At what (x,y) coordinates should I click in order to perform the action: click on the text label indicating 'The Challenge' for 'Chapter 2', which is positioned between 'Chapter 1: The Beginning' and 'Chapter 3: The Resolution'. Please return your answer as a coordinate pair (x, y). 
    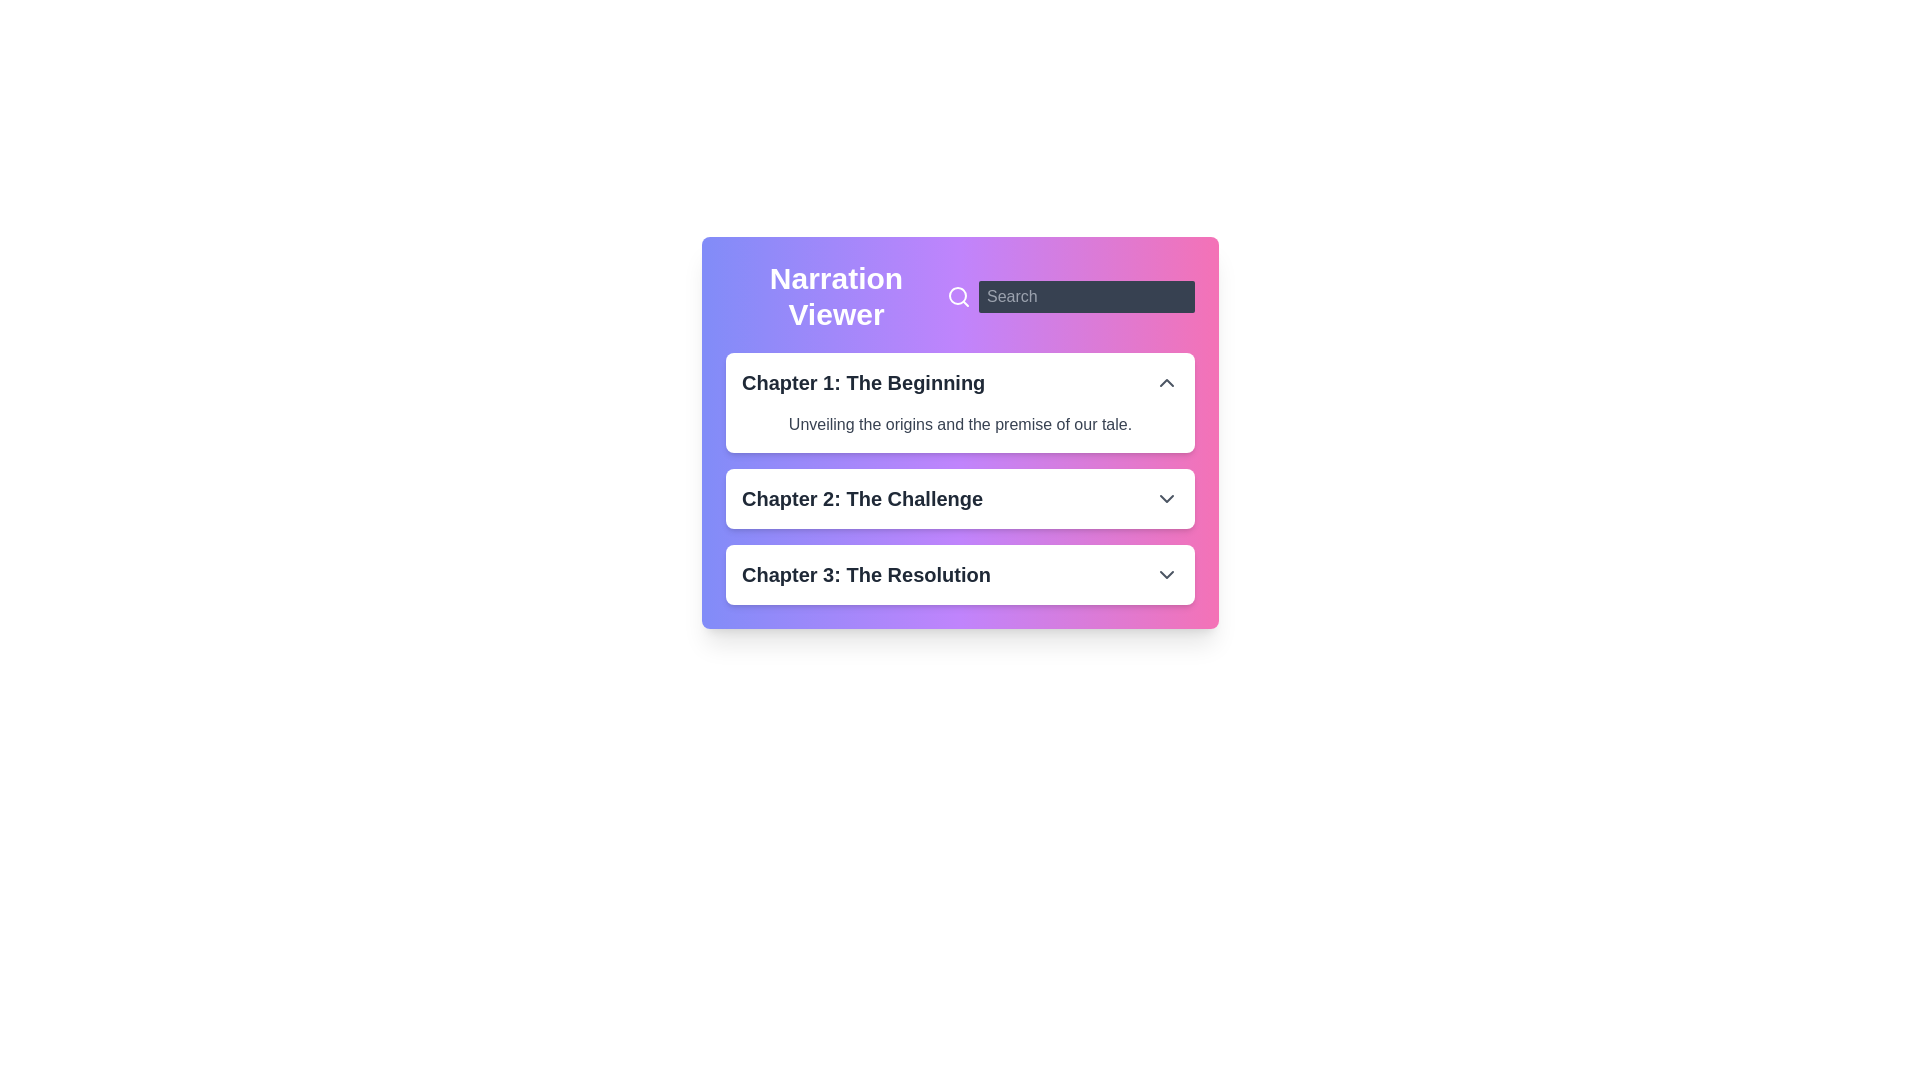
    Looking at the image, I should click on (862, 497).